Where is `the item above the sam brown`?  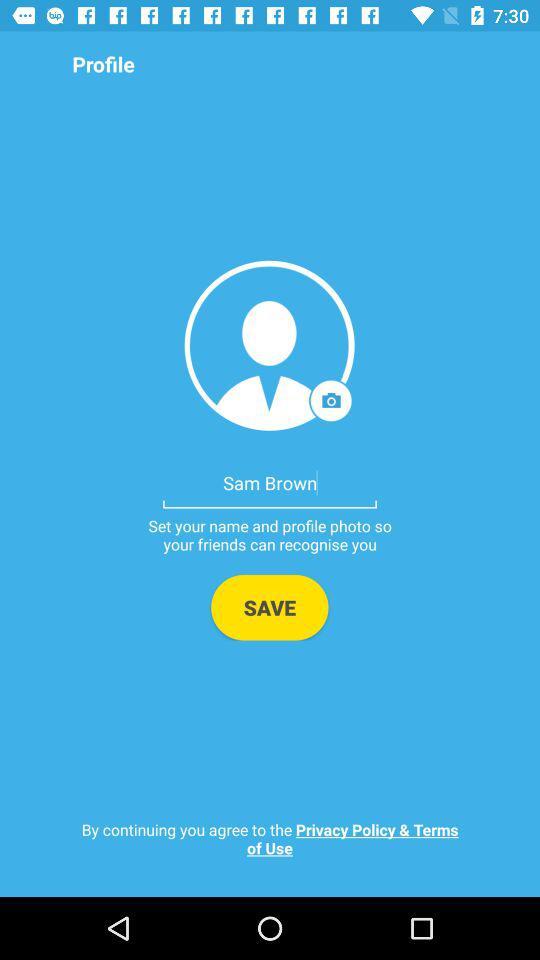
the item above the sam brown is located at coordinates (269, 345).